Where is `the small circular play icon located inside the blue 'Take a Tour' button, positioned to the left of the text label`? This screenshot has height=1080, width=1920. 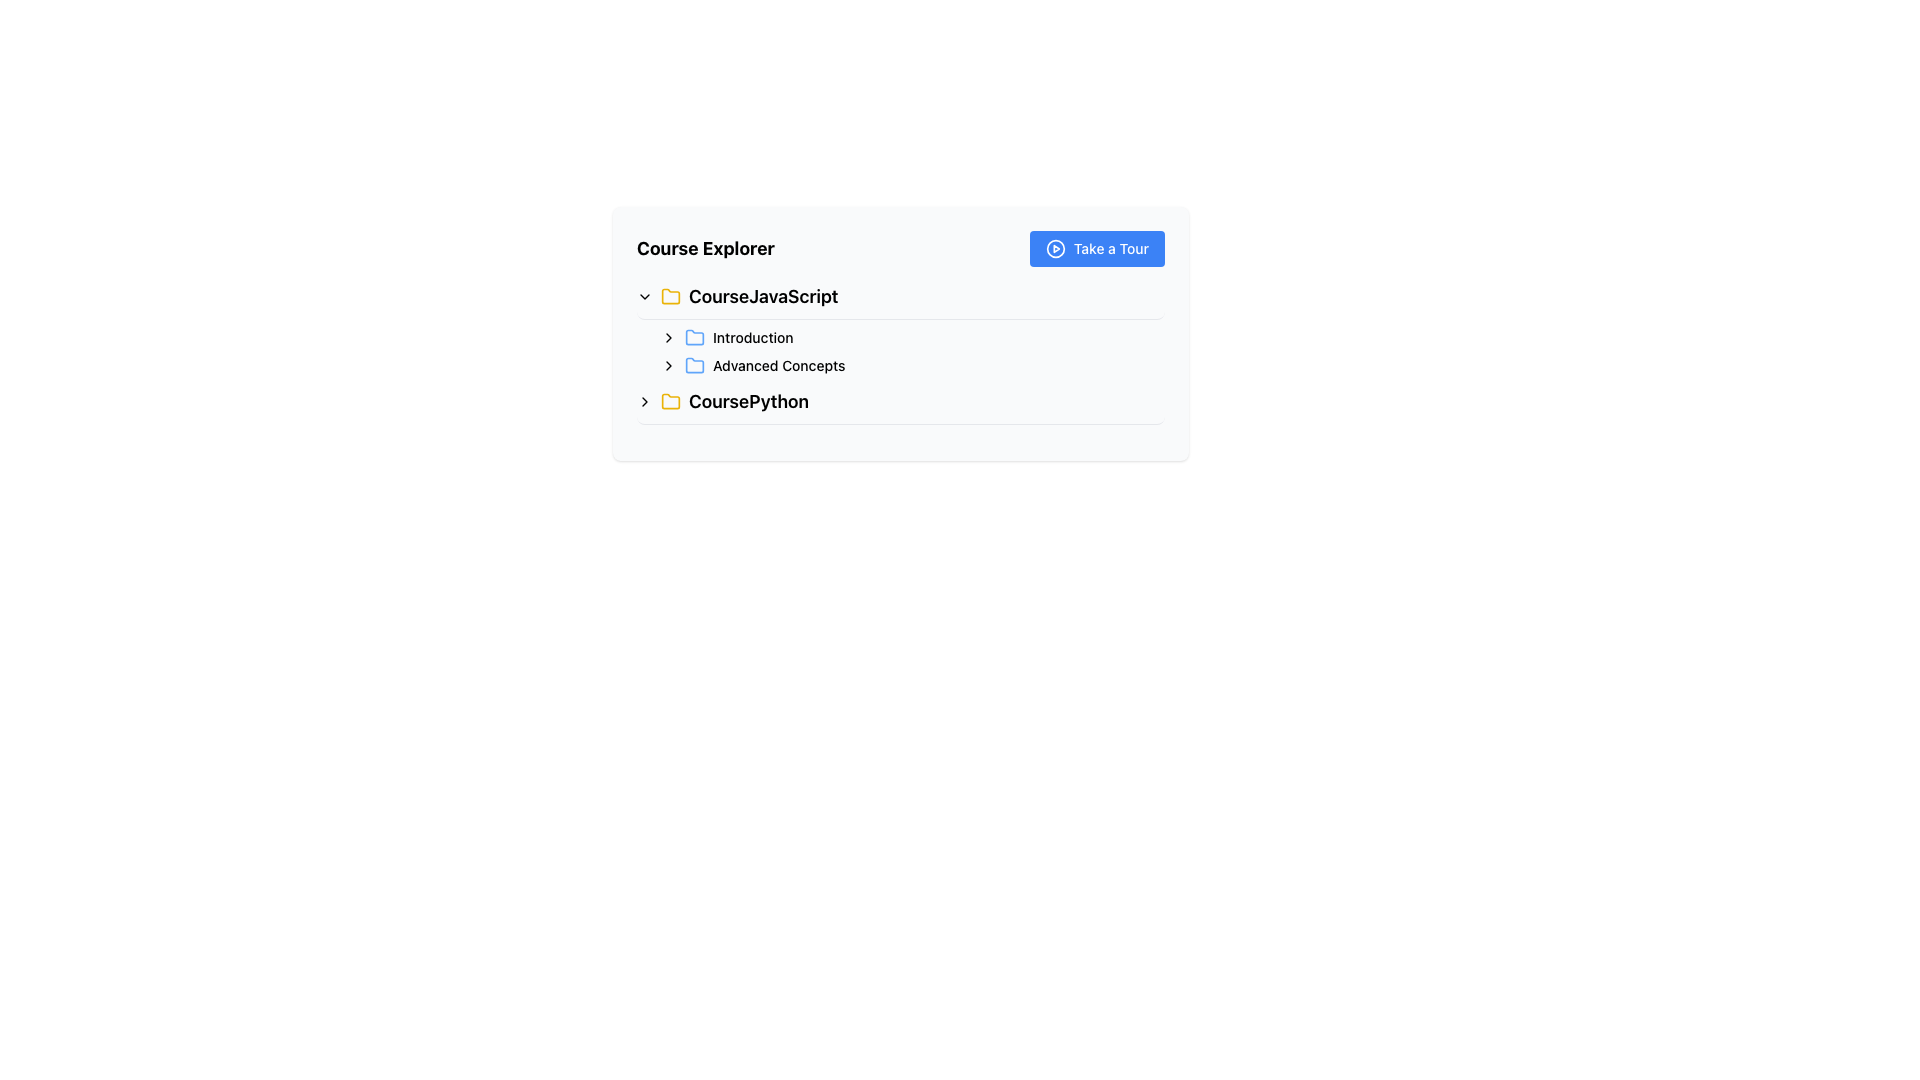 the small circular play icon located inside the blue 'Take a Tour' button, positioned to the left of the text label is located at coordinates (1055, 248).